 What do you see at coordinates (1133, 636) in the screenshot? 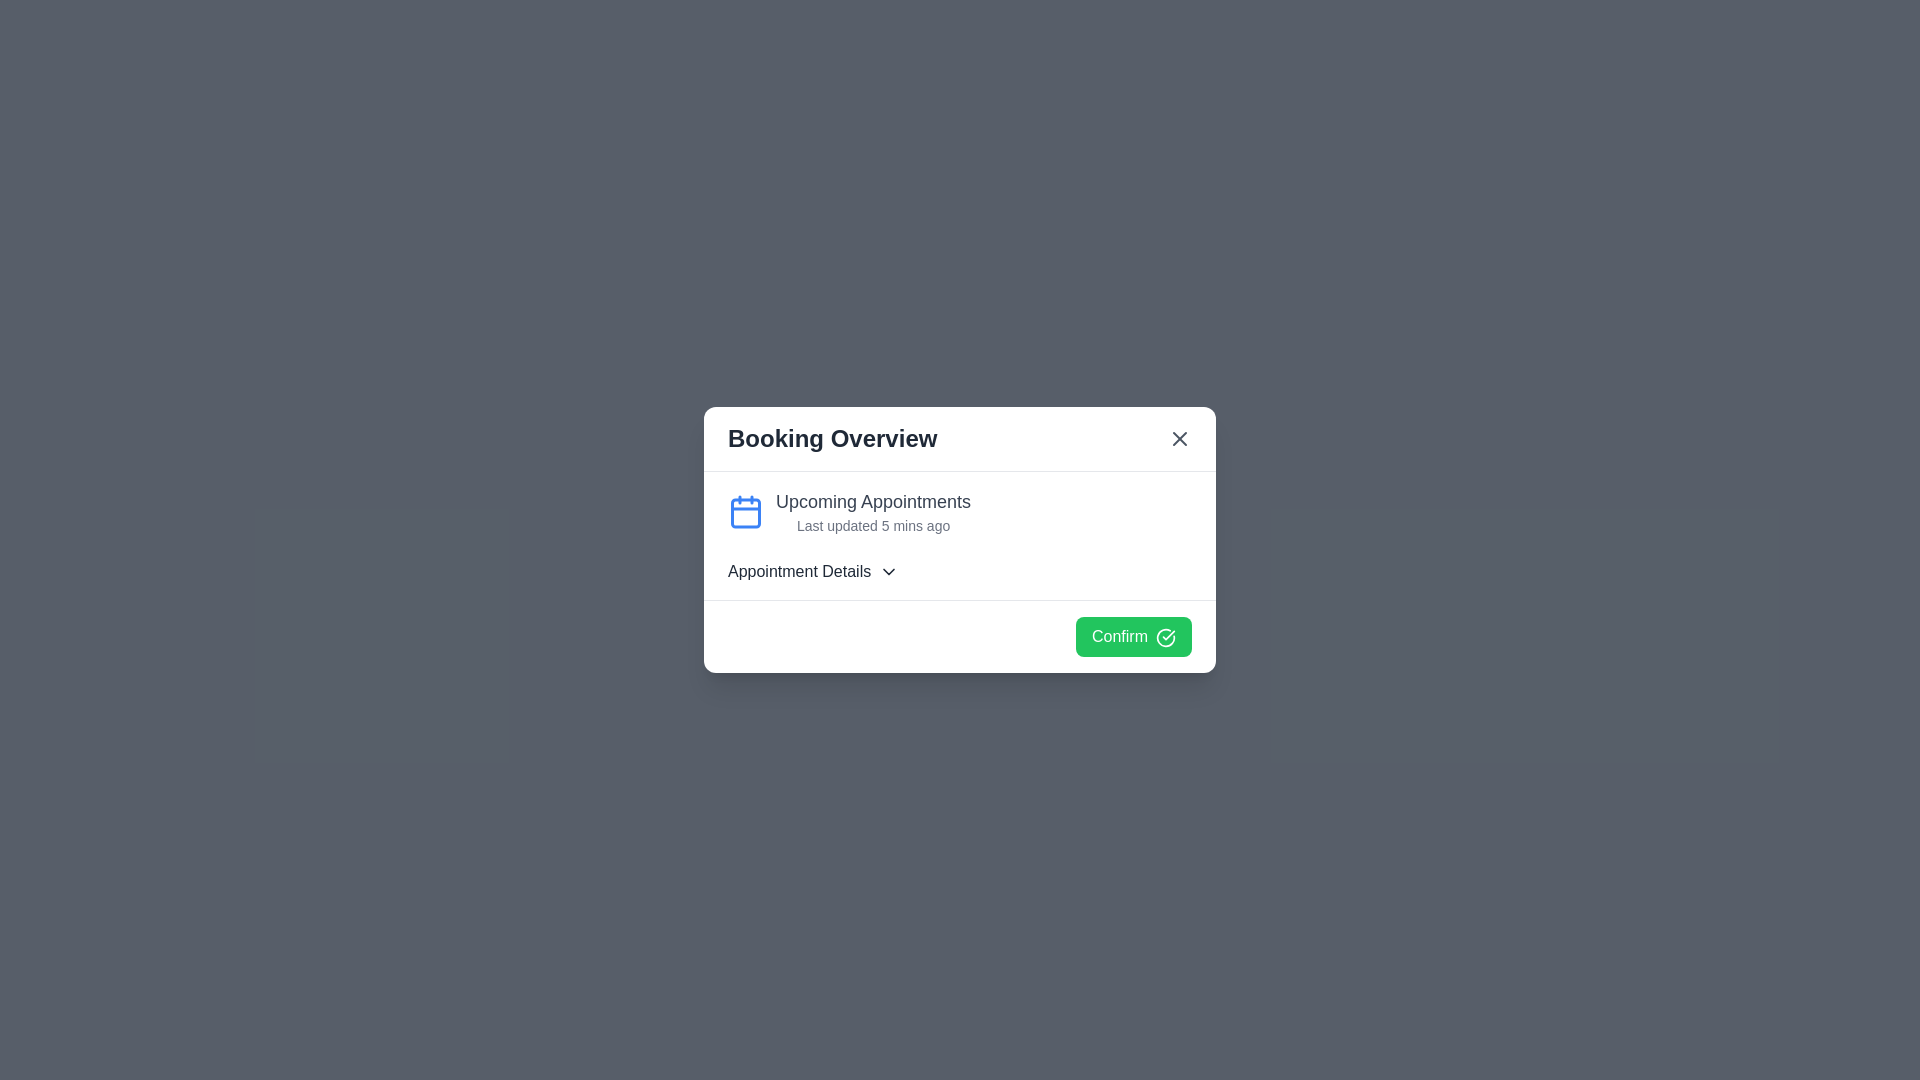
I see `the green 'Confirm' button with rounded corners that contains a checkmark icon` at bounding box center [1133, 636].